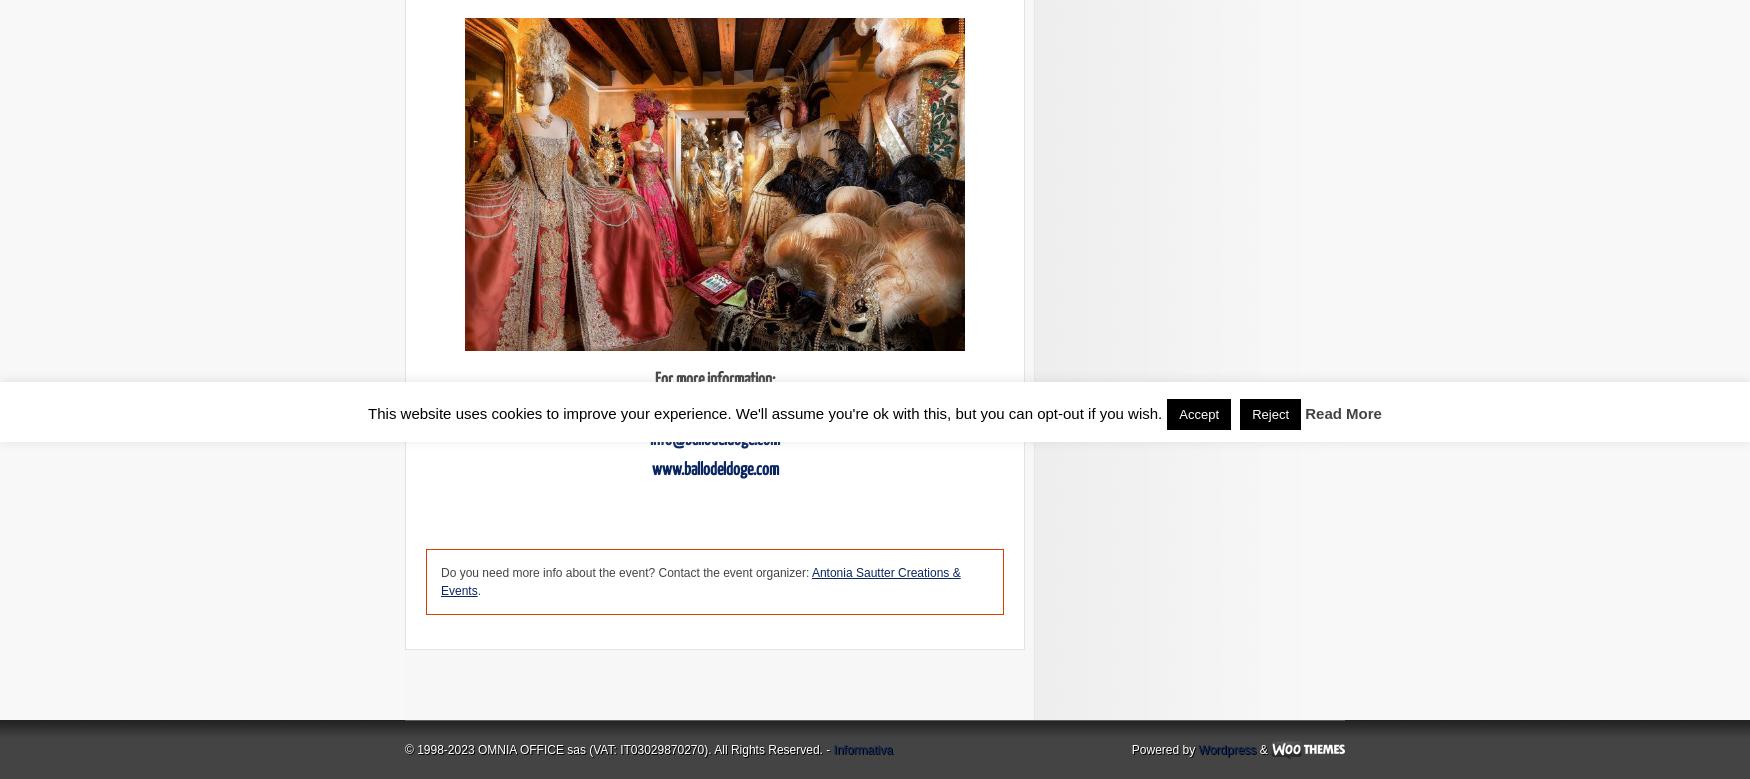 The width and height of the screenshot is (1750, 779). What do you see at coordinates (1262, 749) in the screenshot?
I see `'&'` at bounding box center [1262, 749].